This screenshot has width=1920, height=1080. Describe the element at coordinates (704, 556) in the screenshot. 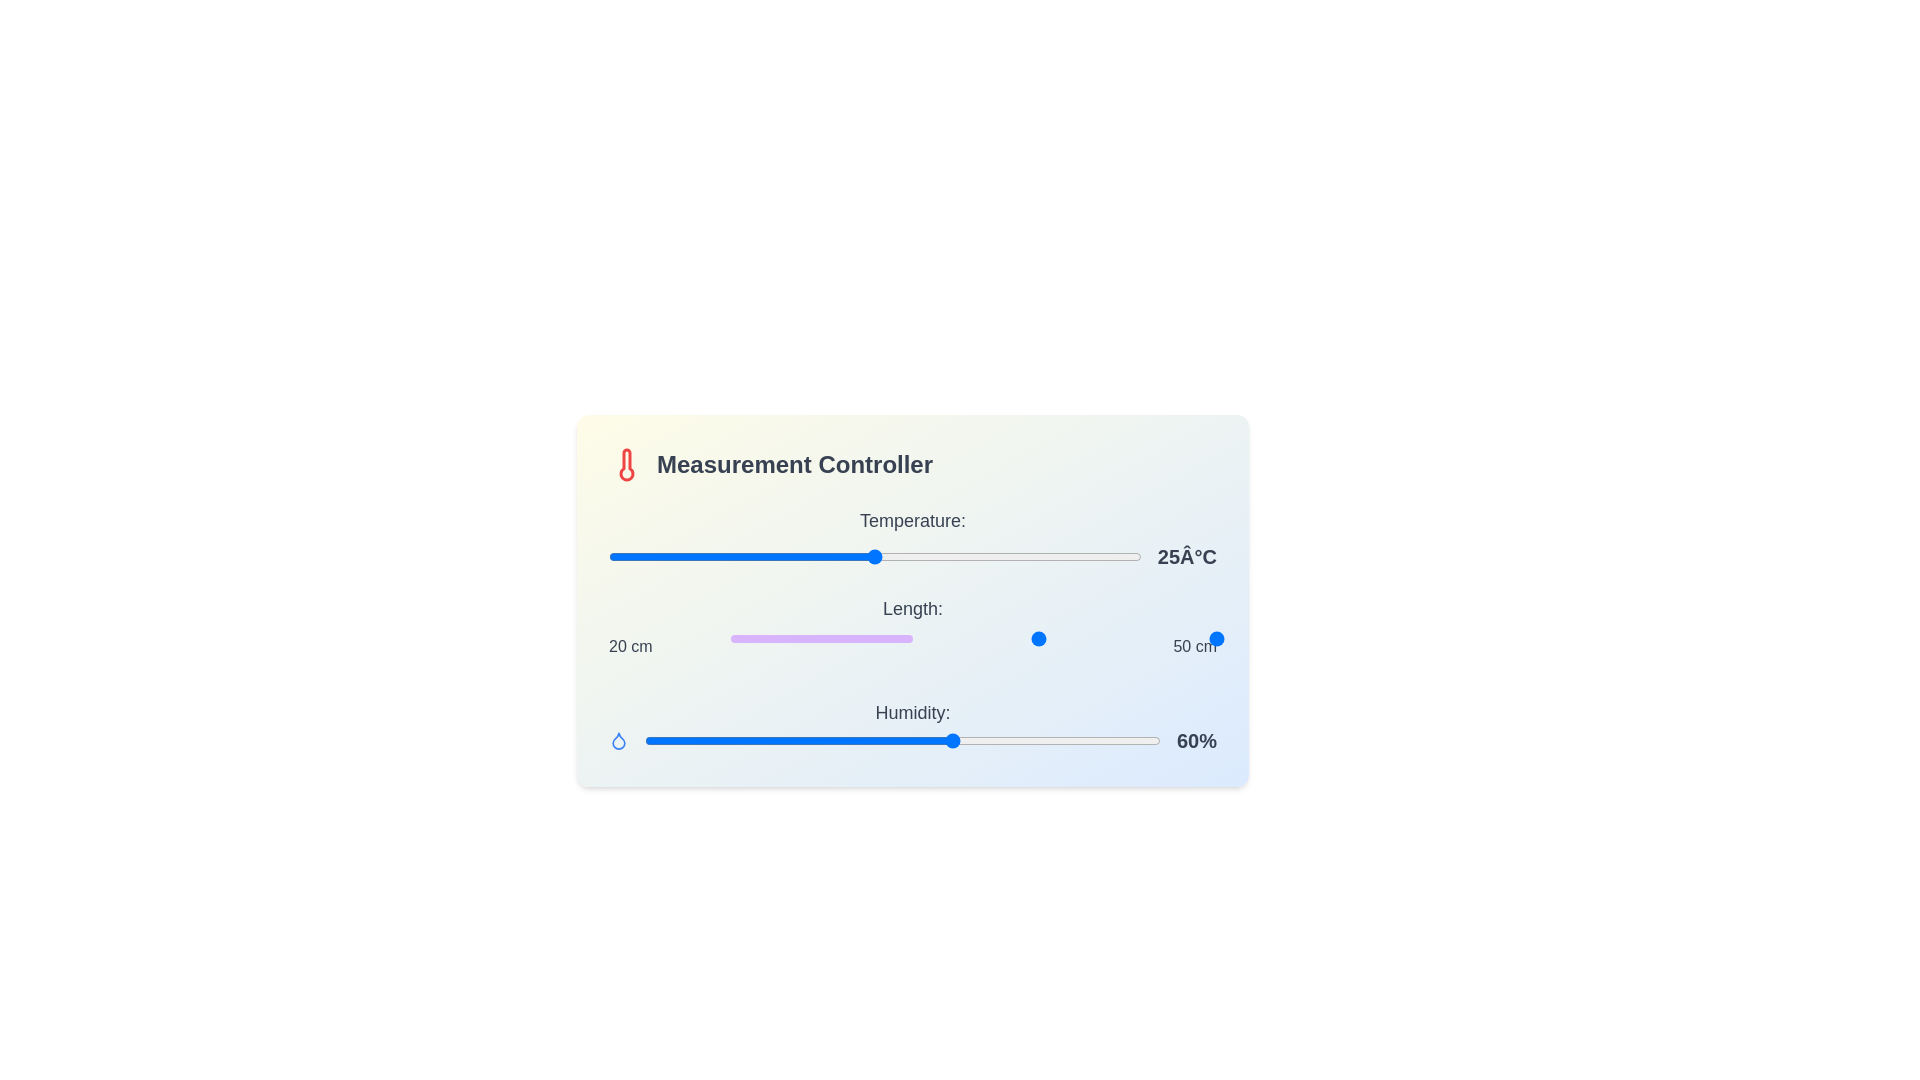

I see `the temperature` at that location.